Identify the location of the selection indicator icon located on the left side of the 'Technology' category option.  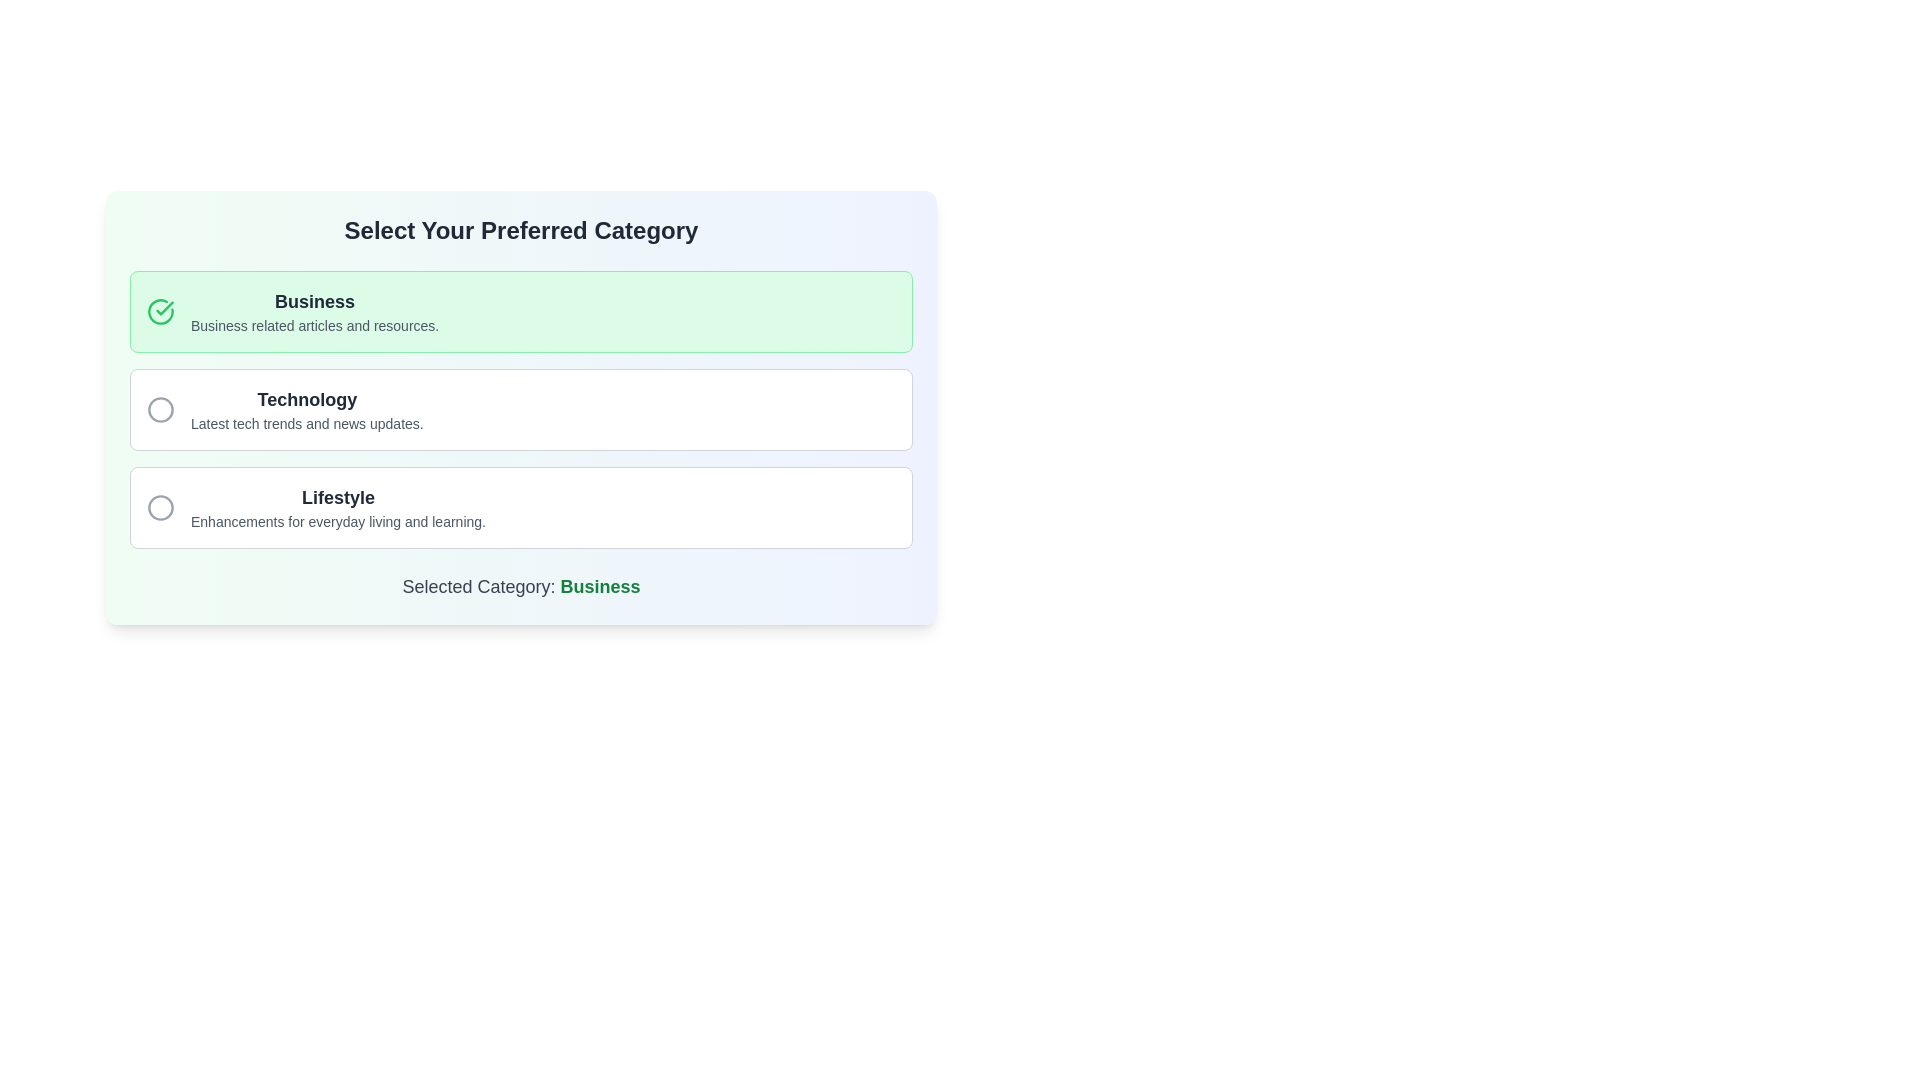
(161, 408).